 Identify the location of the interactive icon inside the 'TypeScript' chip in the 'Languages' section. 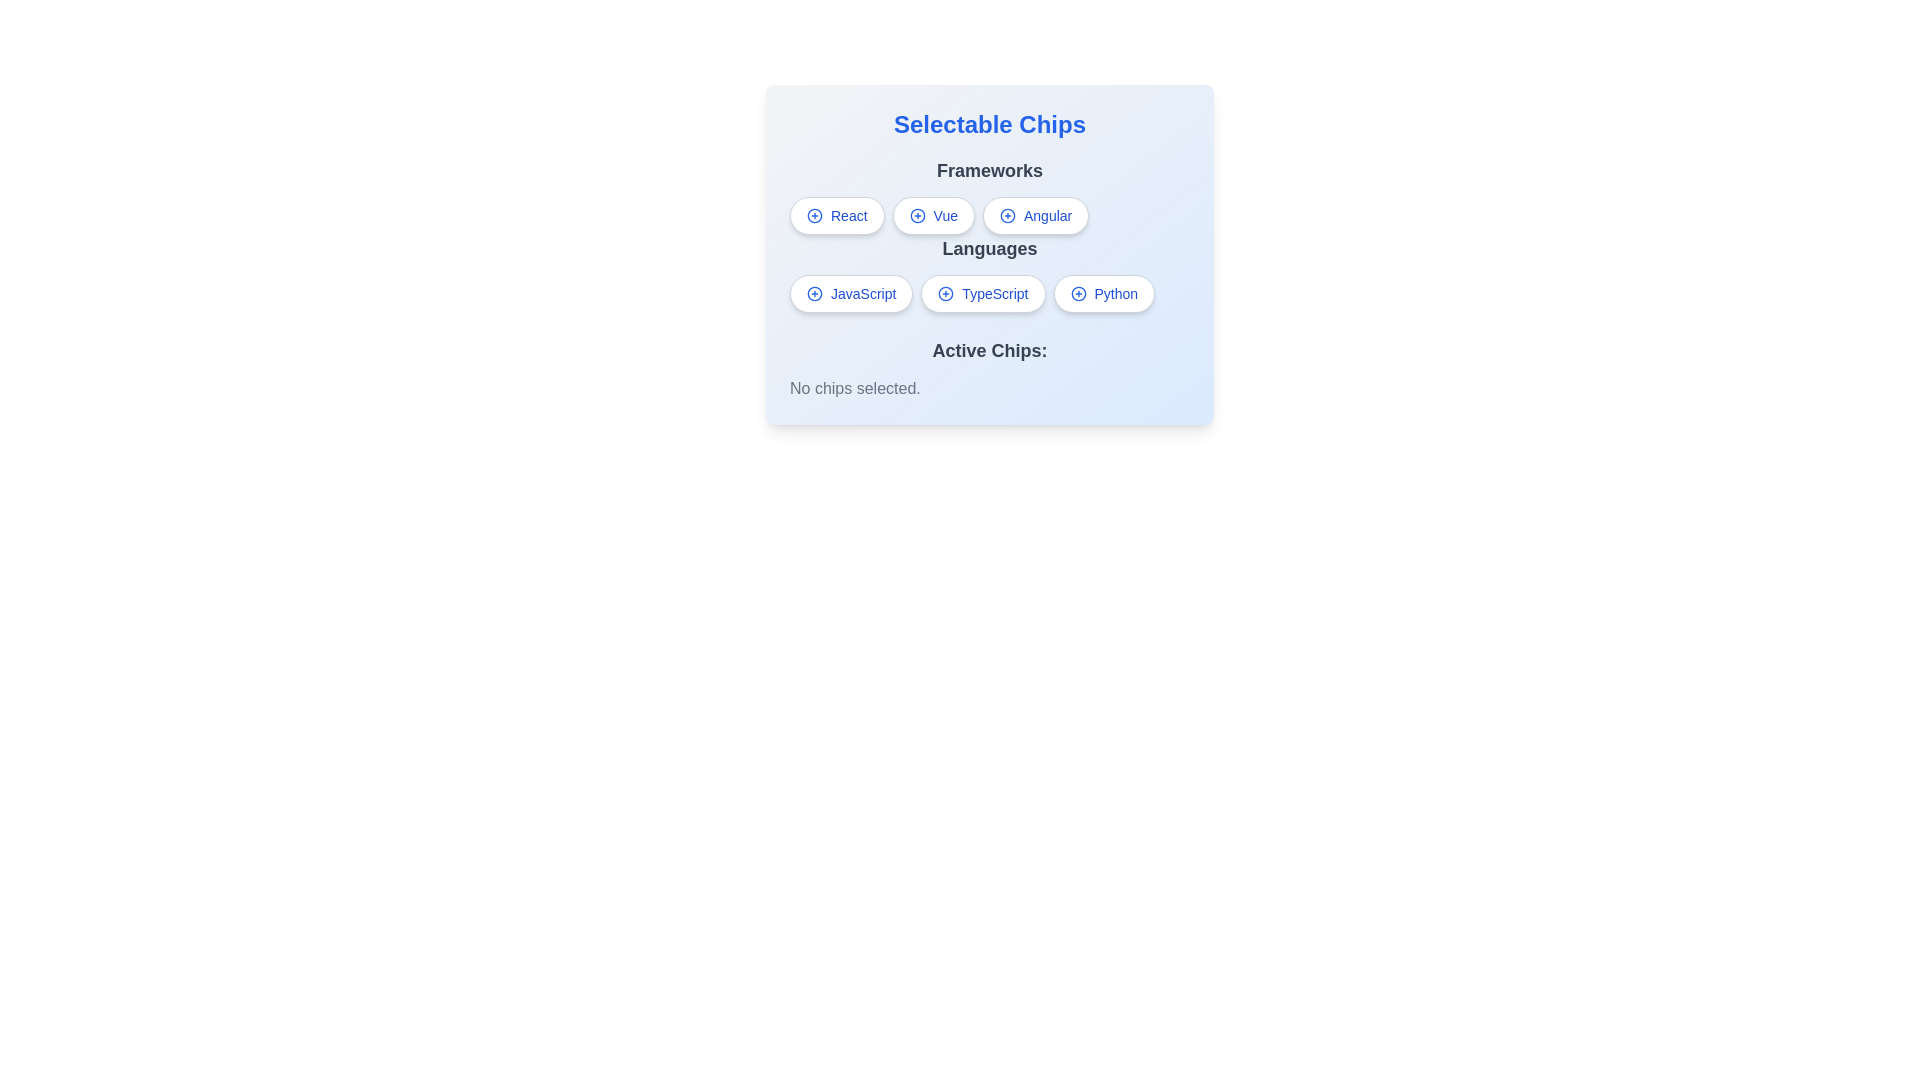
(945, 293).